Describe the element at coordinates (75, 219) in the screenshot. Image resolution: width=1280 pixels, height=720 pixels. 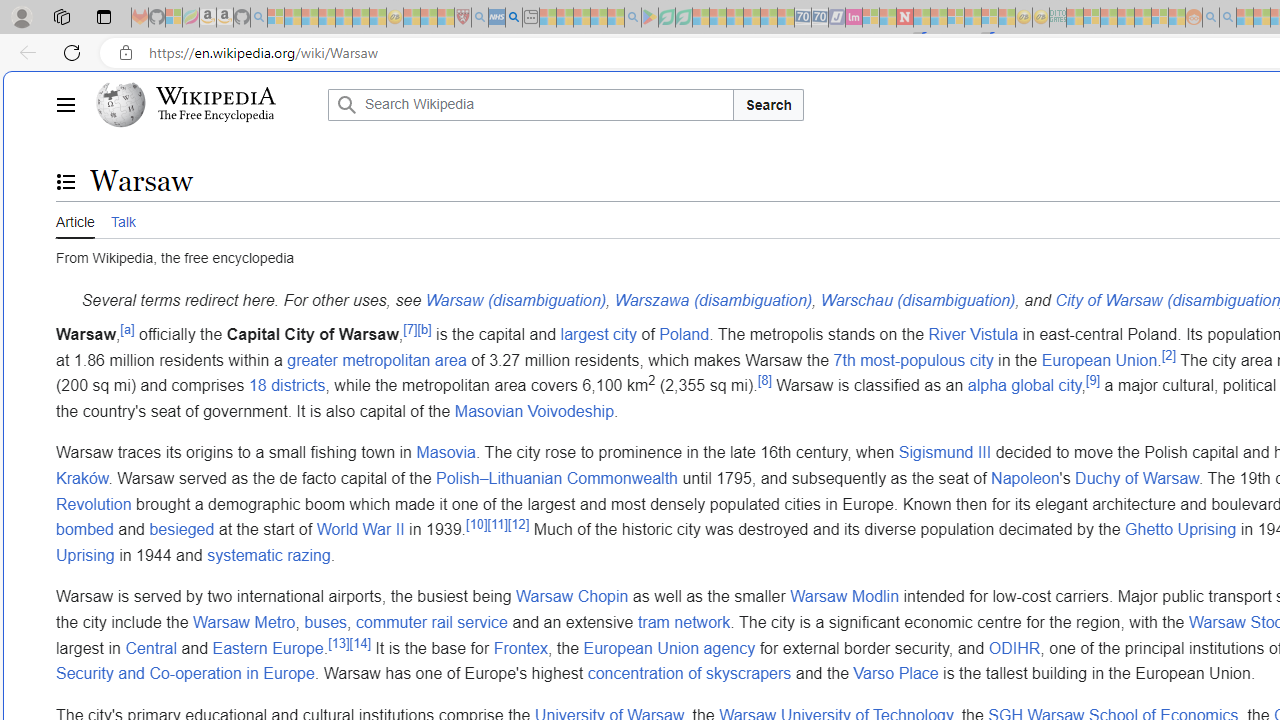
I see `'Article'` at that location.